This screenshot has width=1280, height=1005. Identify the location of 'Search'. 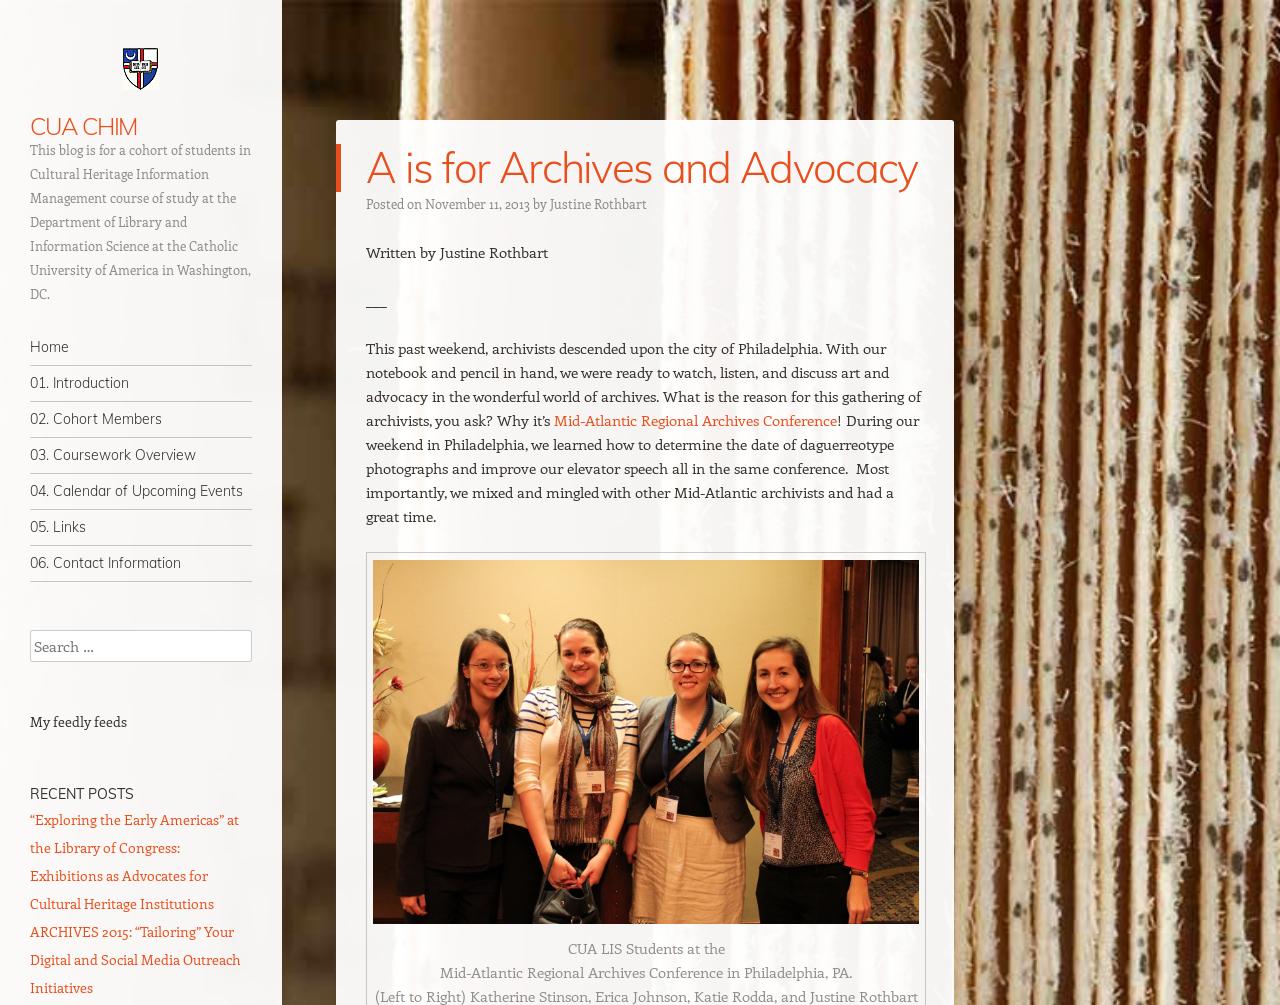
(51, 640).